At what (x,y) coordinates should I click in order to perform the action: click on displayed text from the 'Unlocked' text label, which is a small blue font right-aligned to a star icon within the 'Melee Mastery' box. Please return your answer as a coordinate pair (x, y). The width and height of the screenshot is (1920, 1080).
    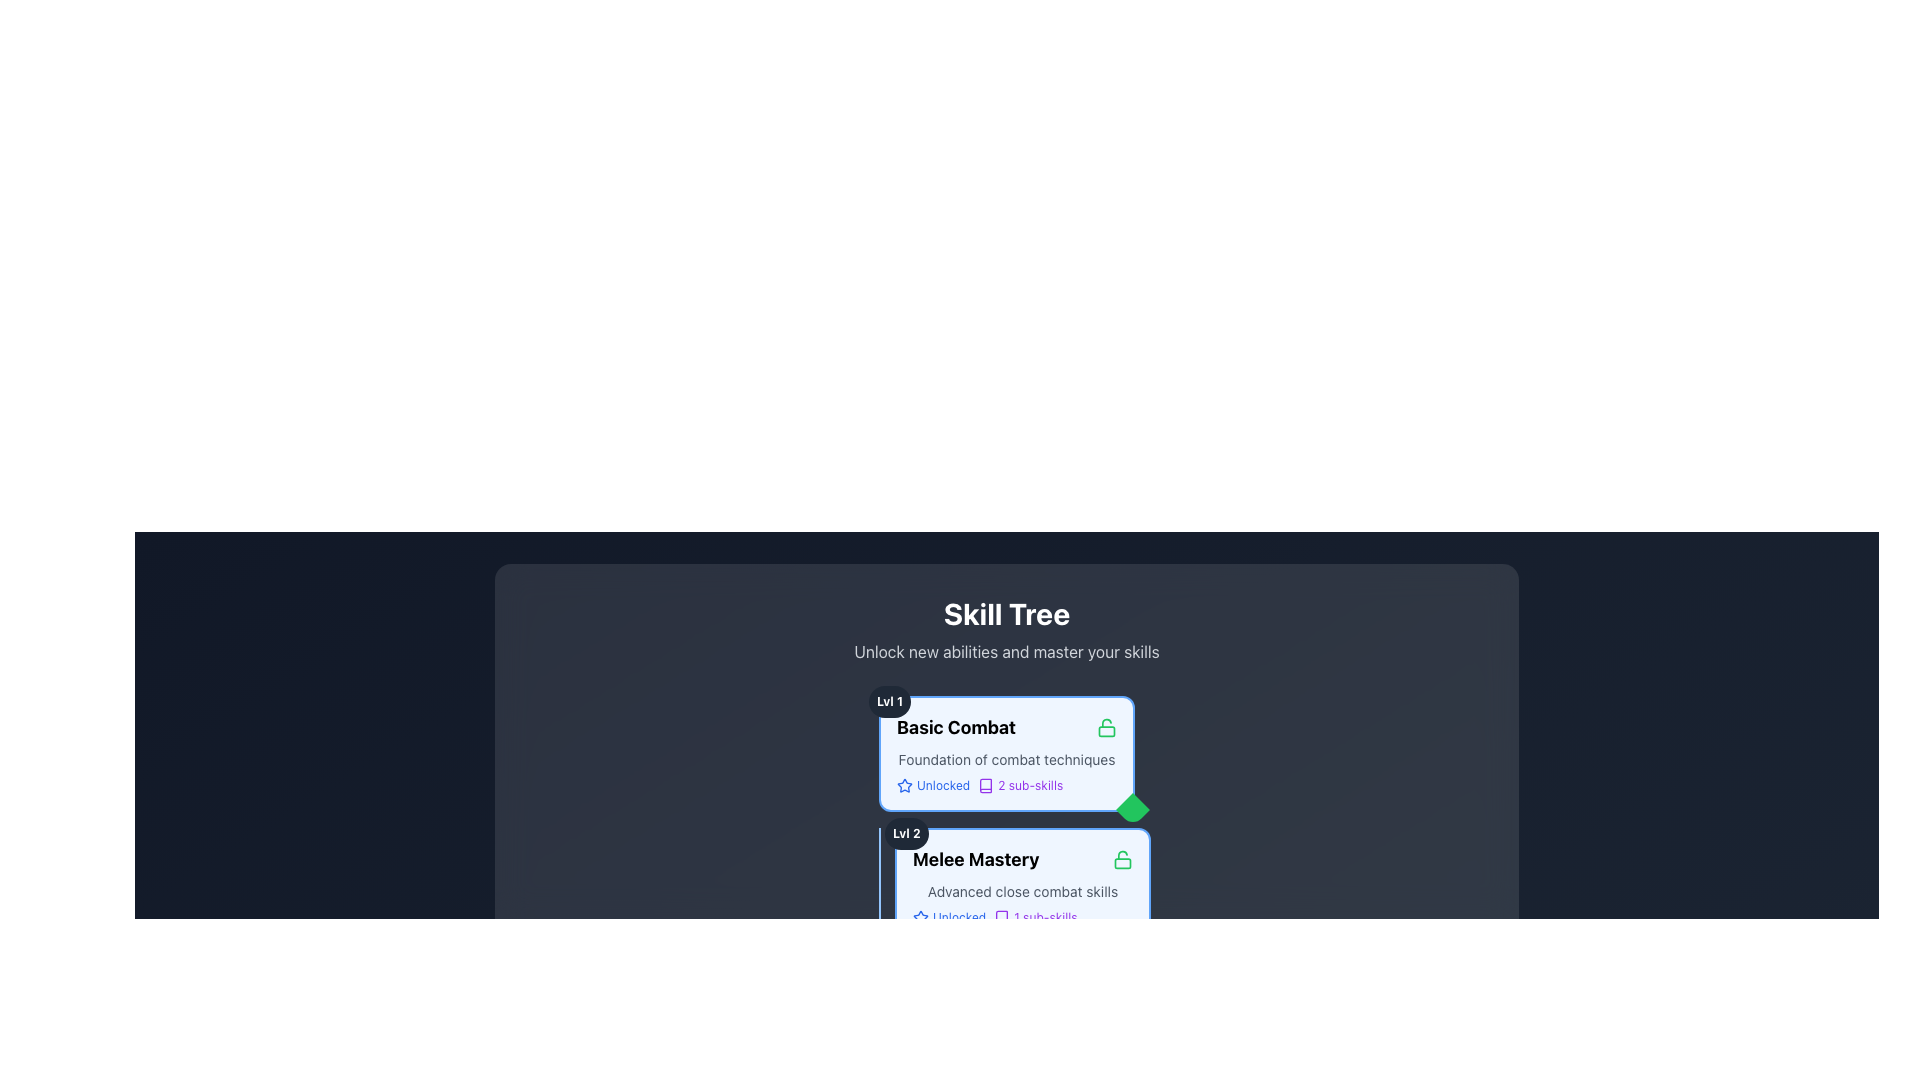
    Looking at the image, I should click on (958, 918).